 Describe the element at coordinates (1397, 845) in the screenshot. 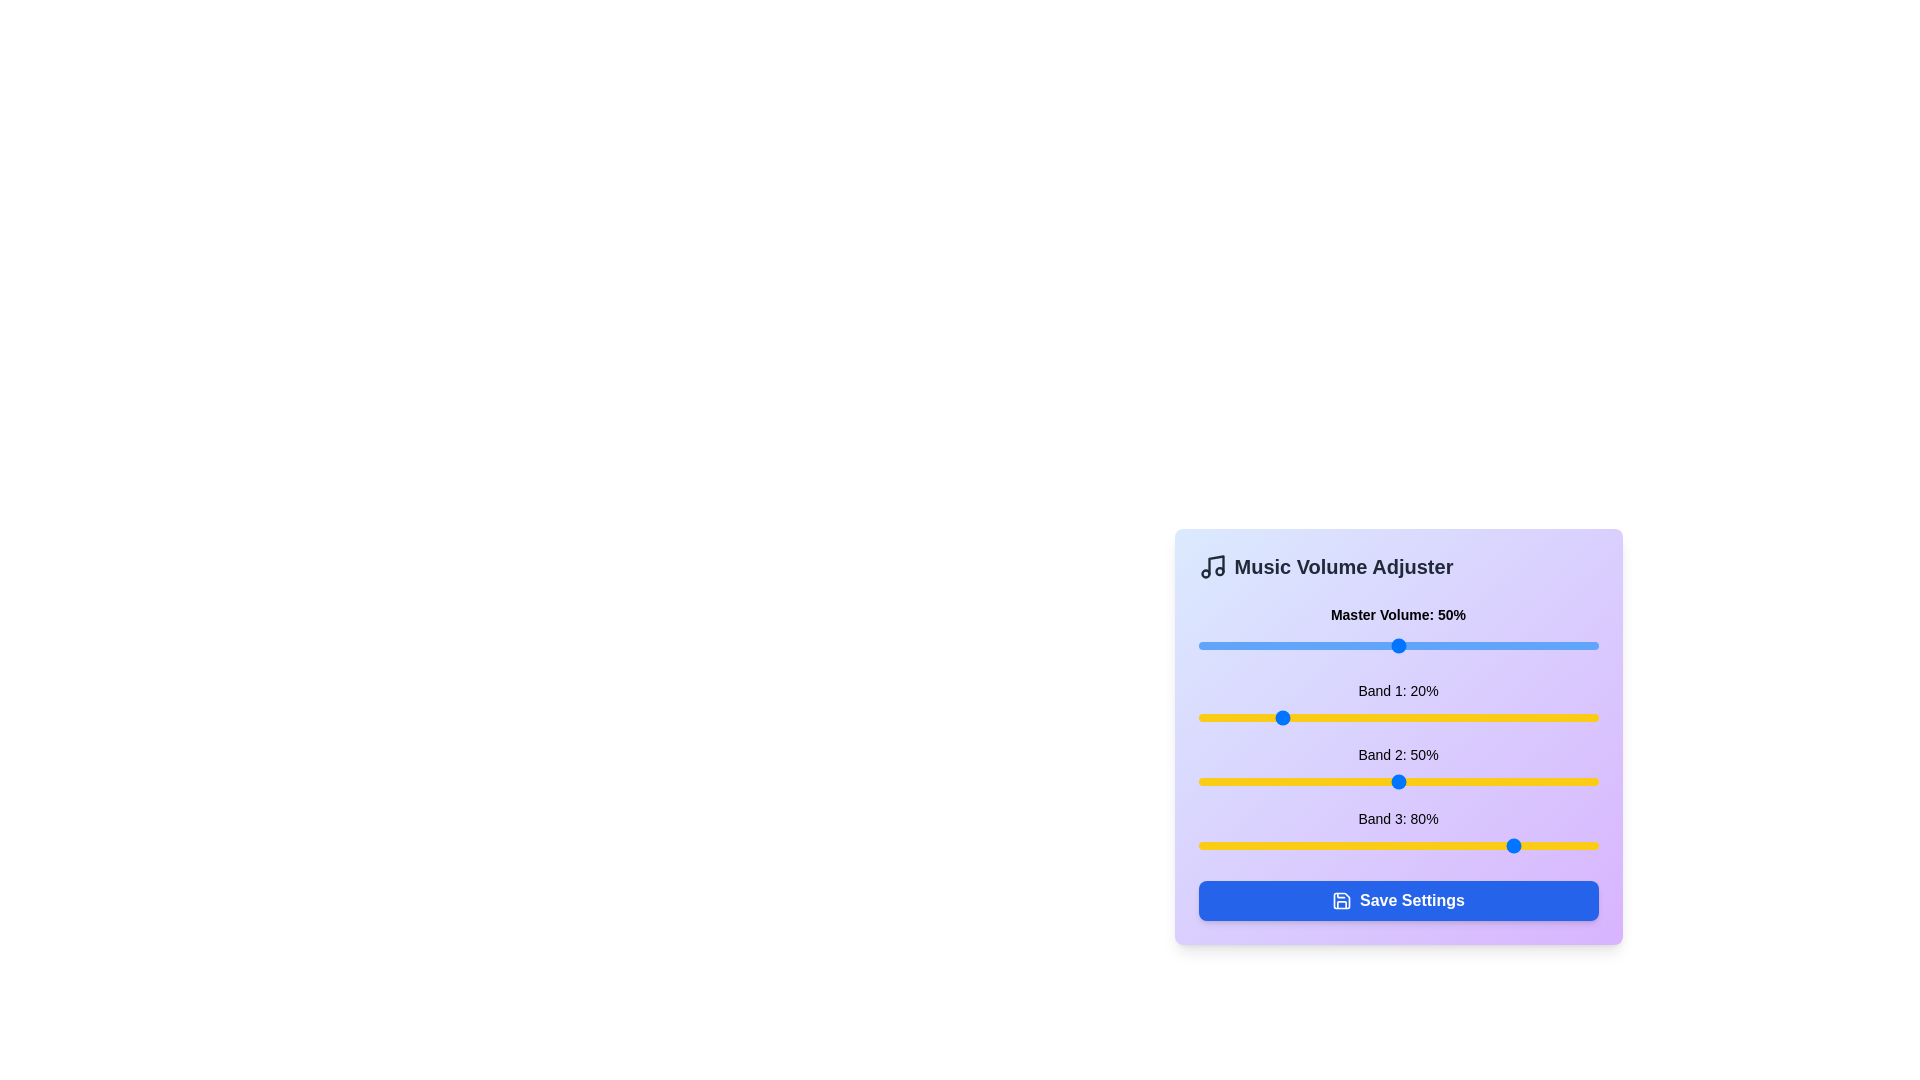

I see `the slider track for Band 3 to set a new volume value` at that location.